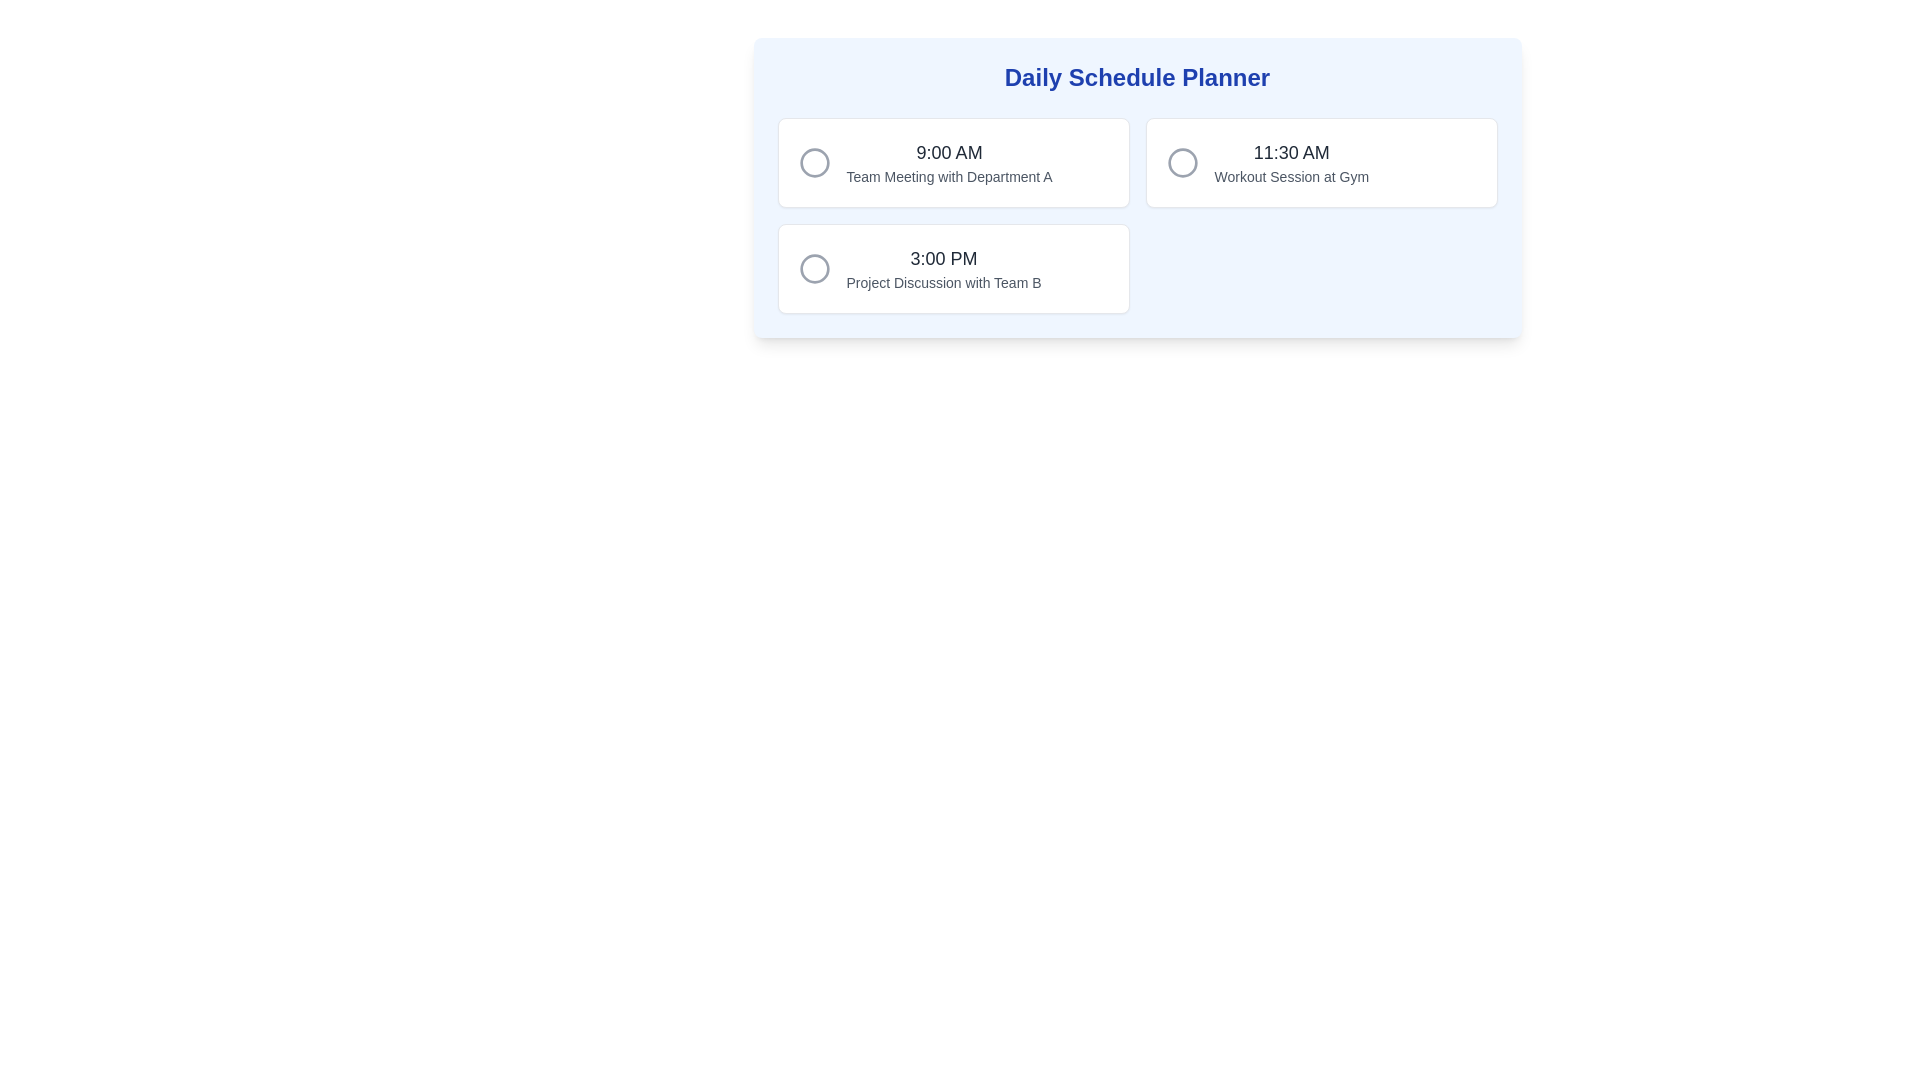  I want to click on the circular outline icon located within the card titled '3:00 PM Project Discussion with Team B', which is positioned to the left of the associated text, so click(814, 268).